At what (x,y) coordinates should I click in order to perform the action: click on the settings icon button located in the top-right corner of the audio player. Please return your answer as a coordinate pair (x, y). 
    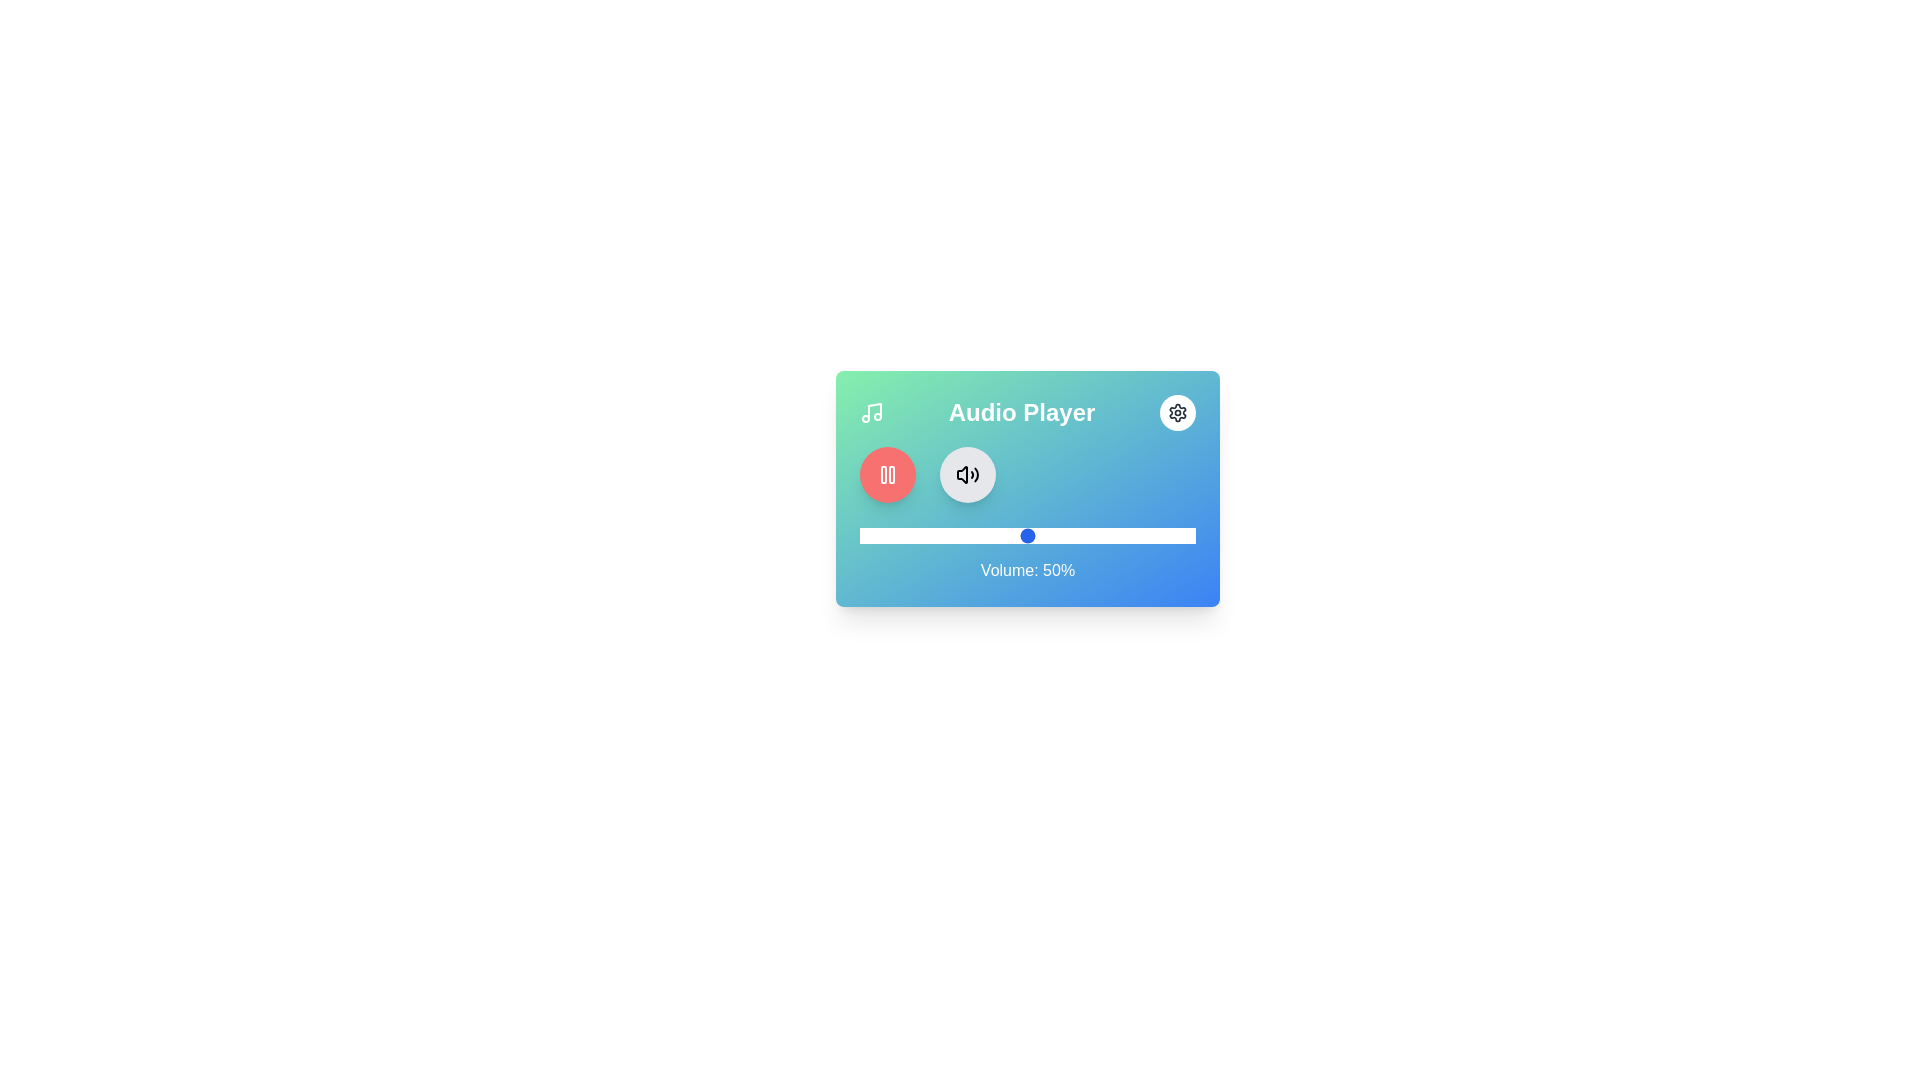
    Looking at the image, I should click on (1177, 411).